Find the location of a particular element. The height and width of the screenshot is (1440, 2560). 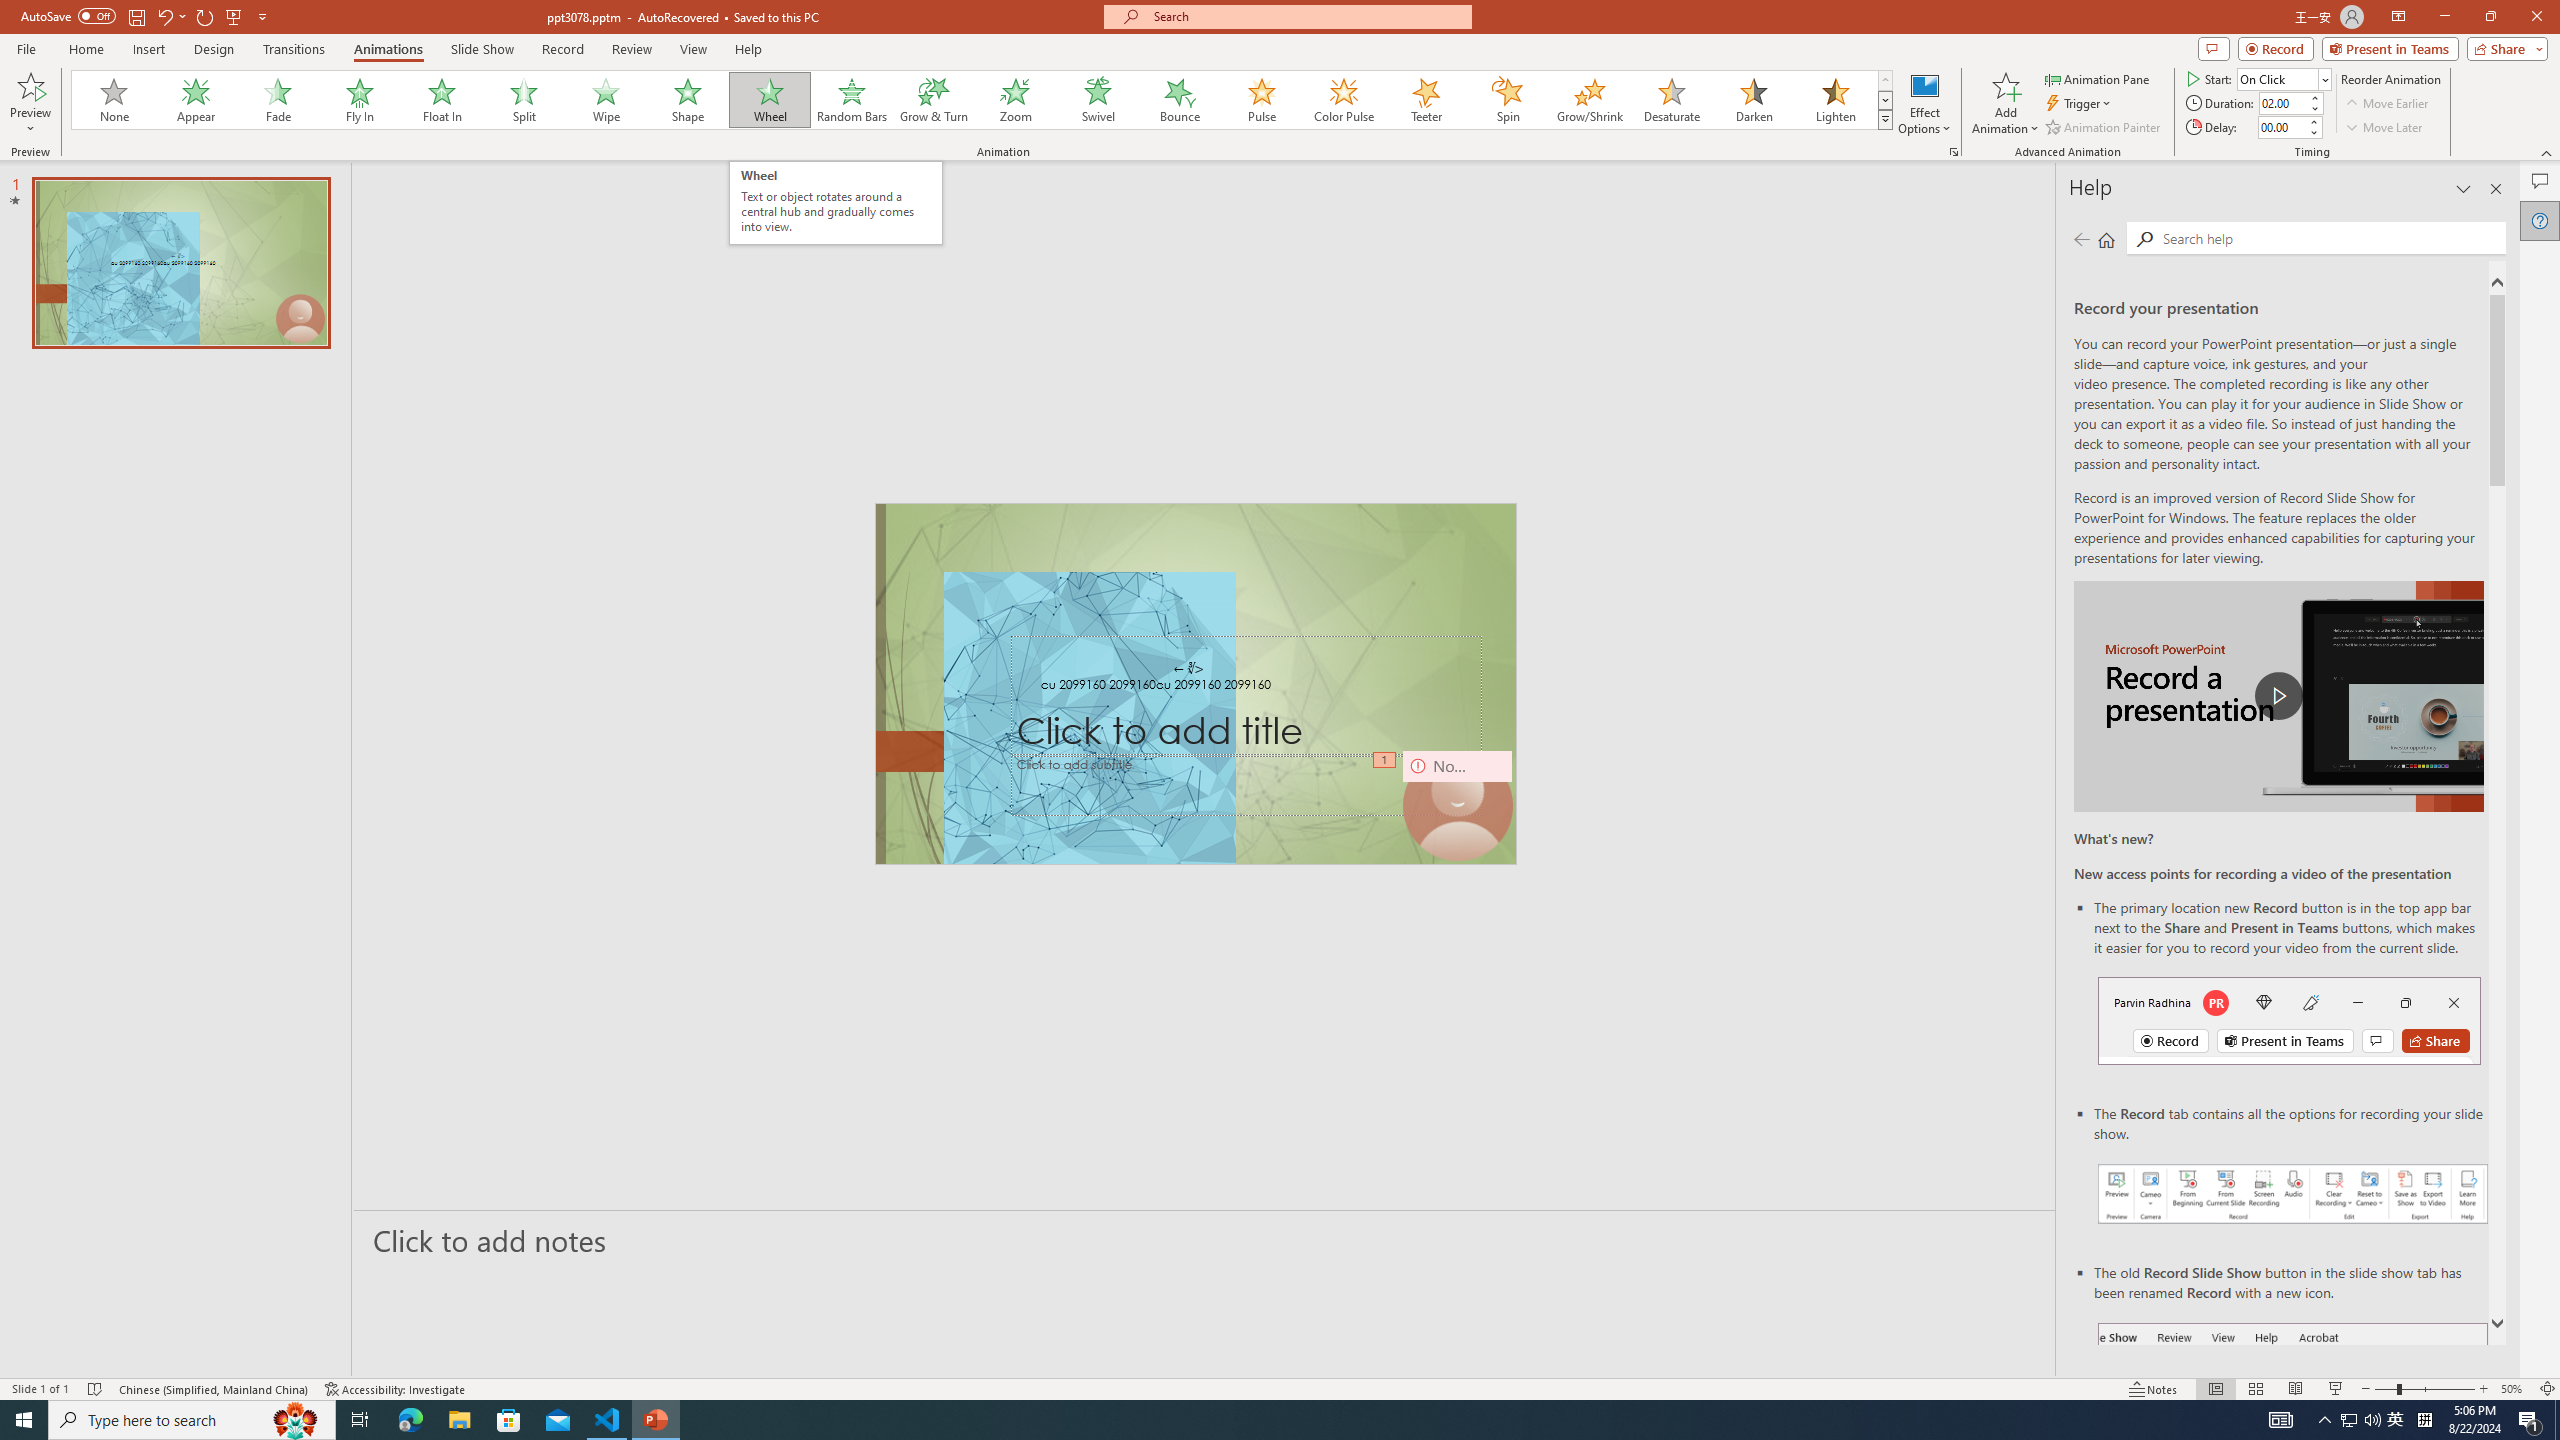

'Pulse' is located at coordinates (1261, 99).